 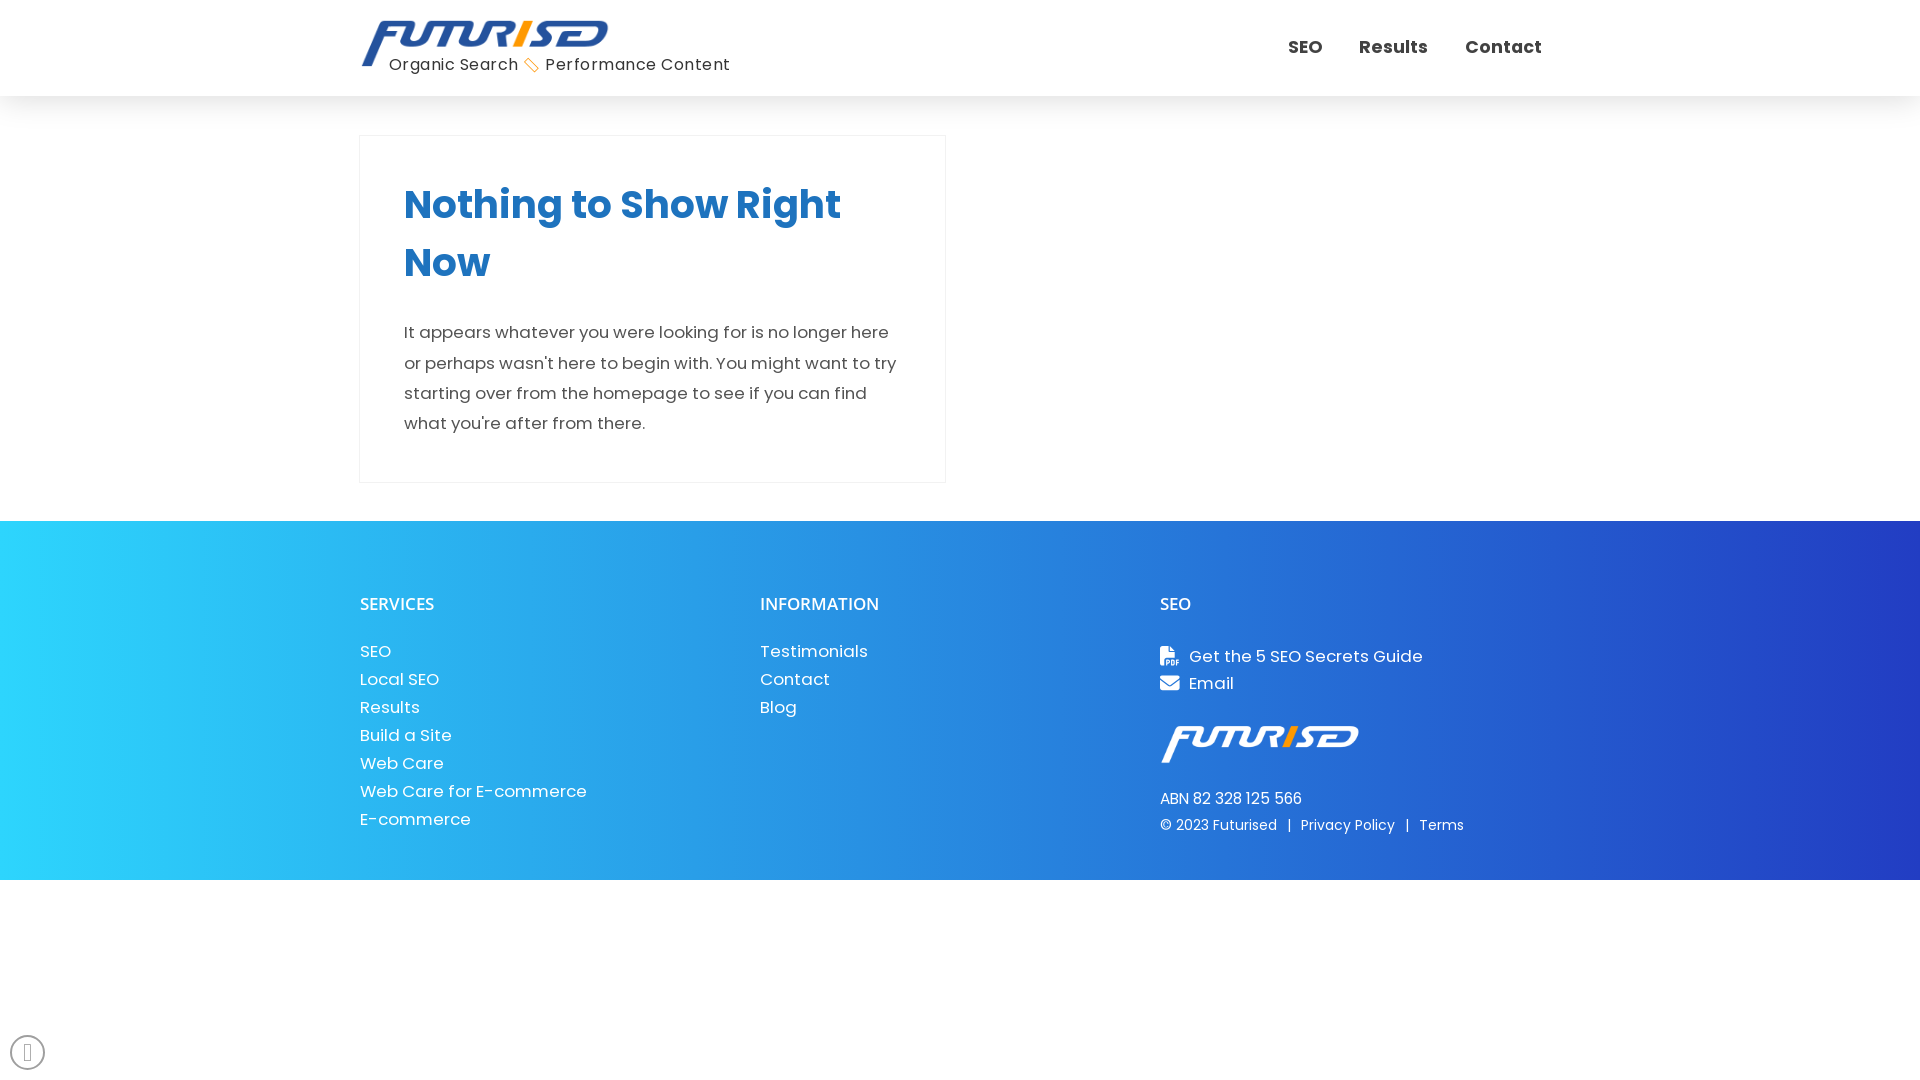 I want to click on 'Results', so click(x=1392, y=46).